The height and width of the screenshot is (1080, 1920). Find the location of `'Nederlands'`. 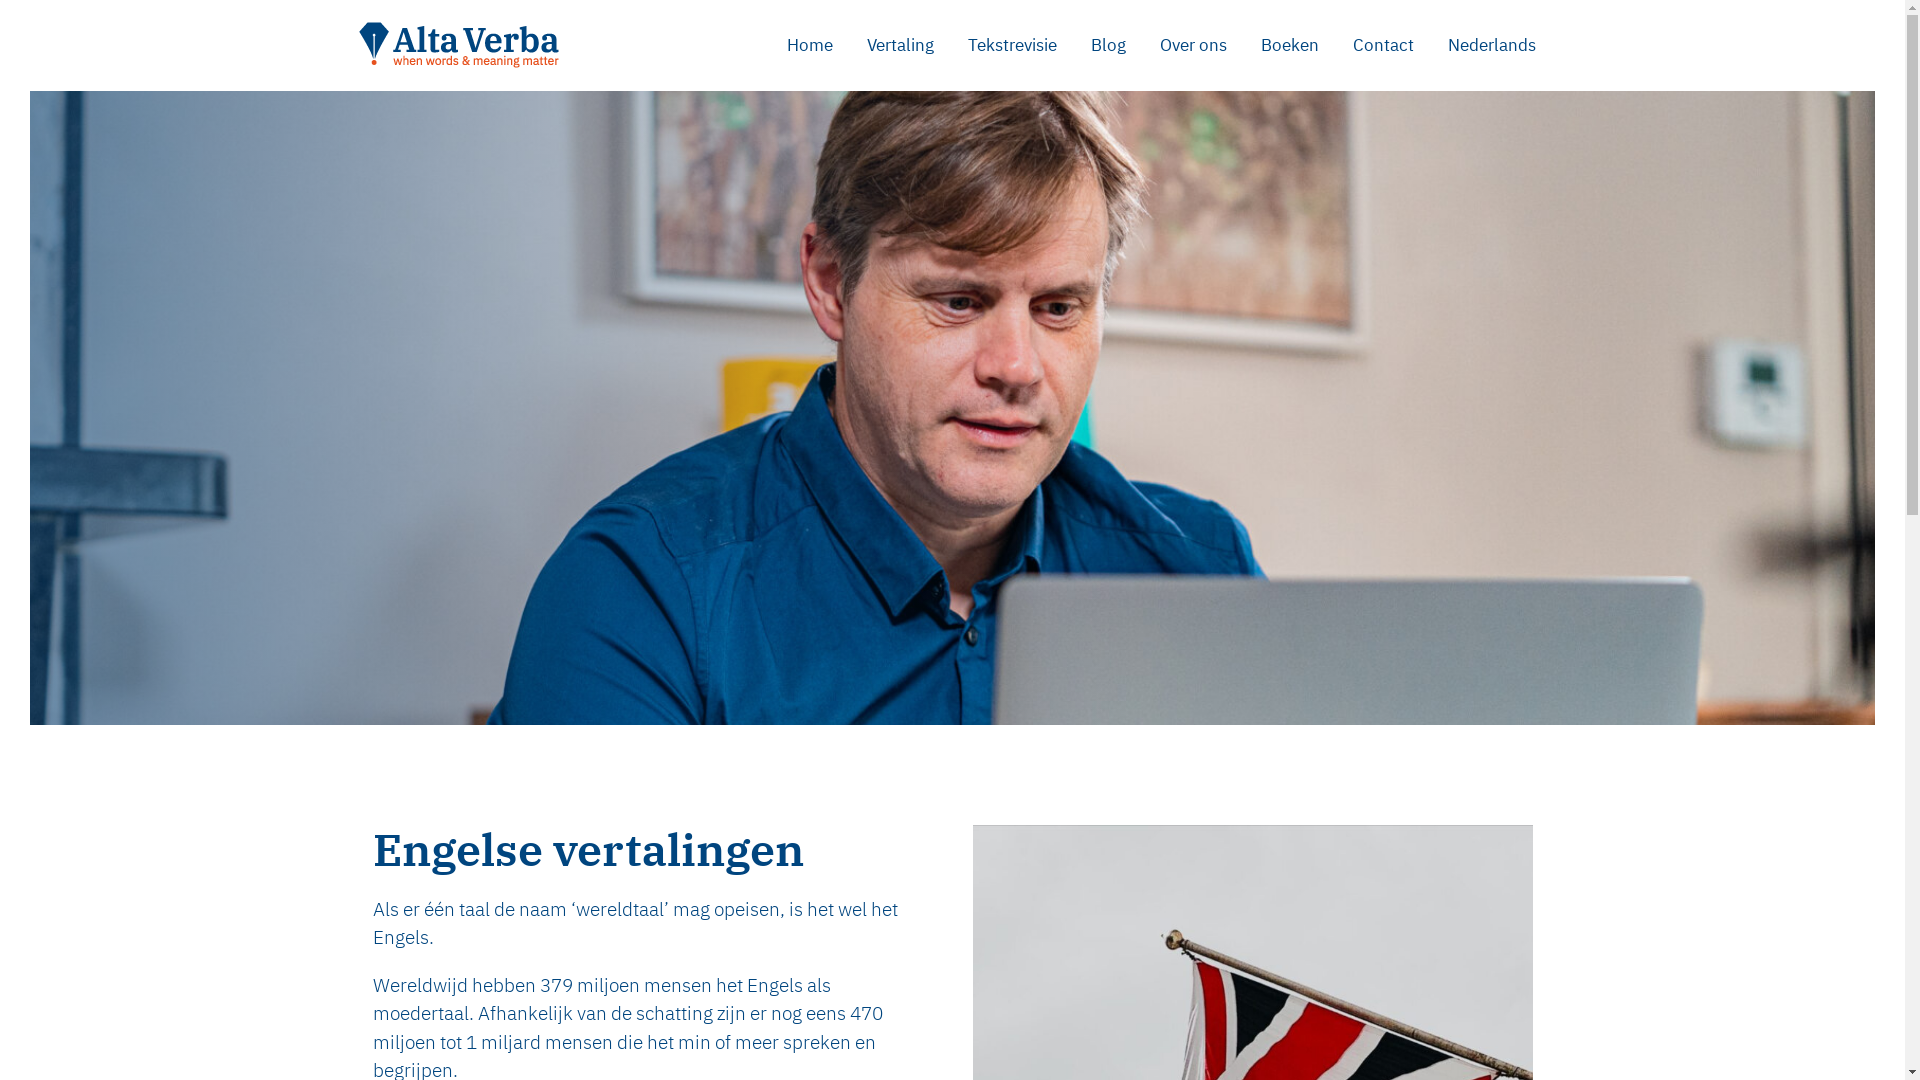

'Nederlands' is located at coordinates (1491, 45).